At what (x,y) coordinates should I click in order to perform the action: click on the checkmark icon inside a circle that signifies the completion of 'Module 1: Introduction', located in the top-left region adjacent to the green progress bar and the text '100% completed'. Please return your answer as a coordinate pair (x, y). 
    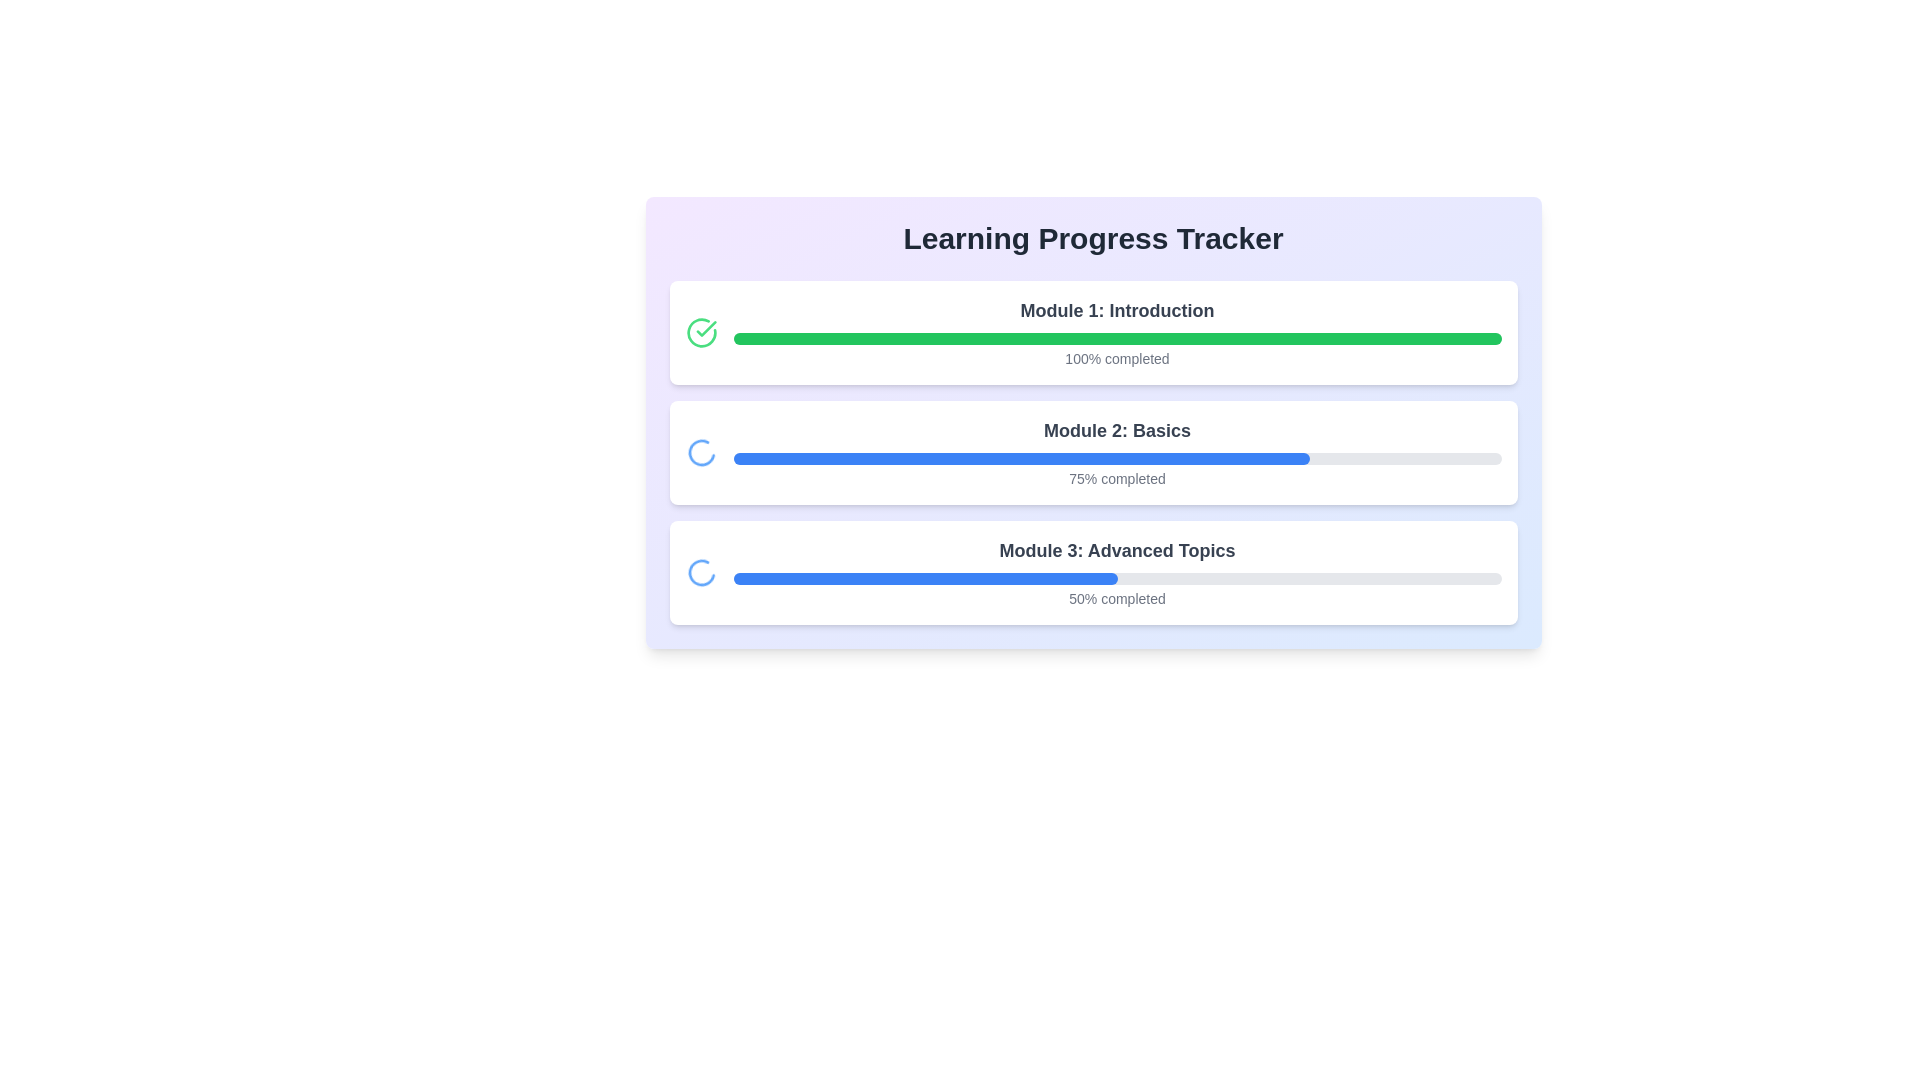
    Looking at the image, I should click on (701, 331).